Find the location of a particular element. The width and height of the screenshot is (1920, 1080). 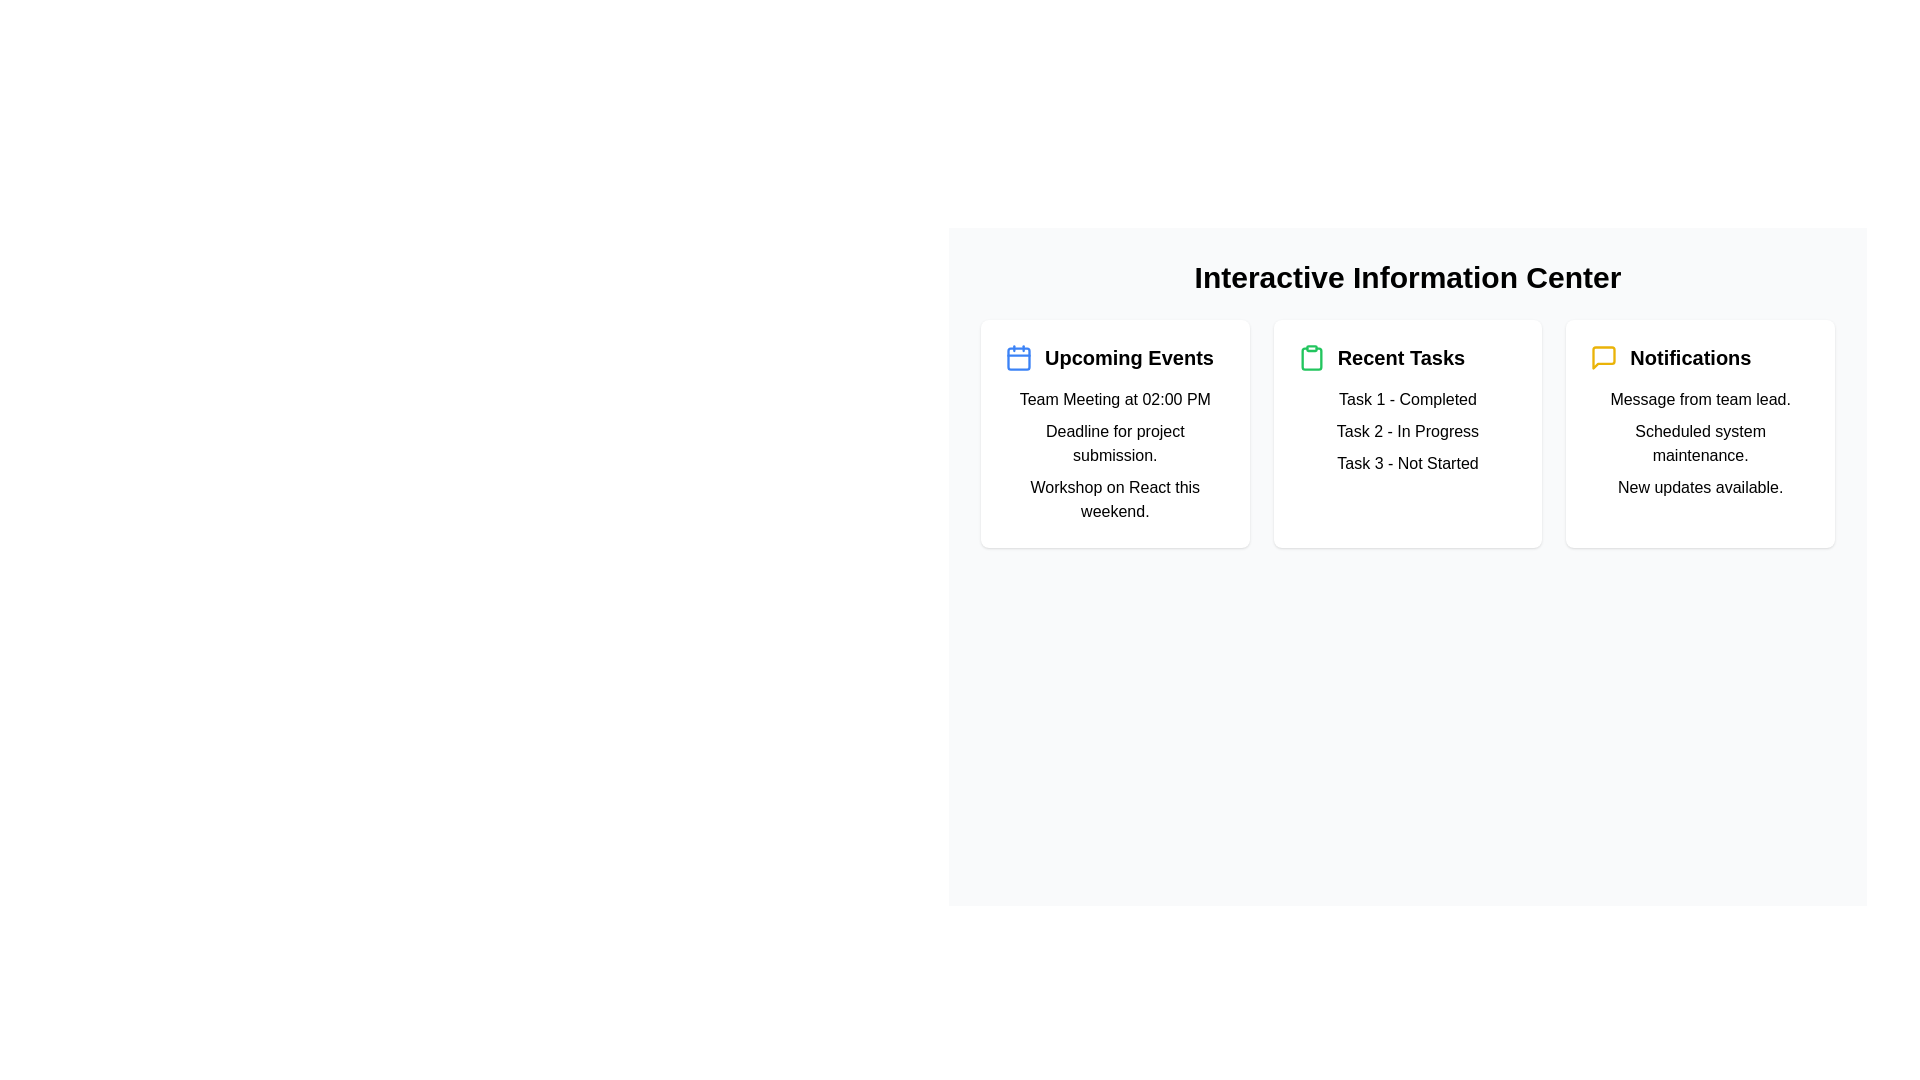

the text block containing 'Team Meeting at 02:00 PM', 'Deadline is located at coordinates (1114, 455).